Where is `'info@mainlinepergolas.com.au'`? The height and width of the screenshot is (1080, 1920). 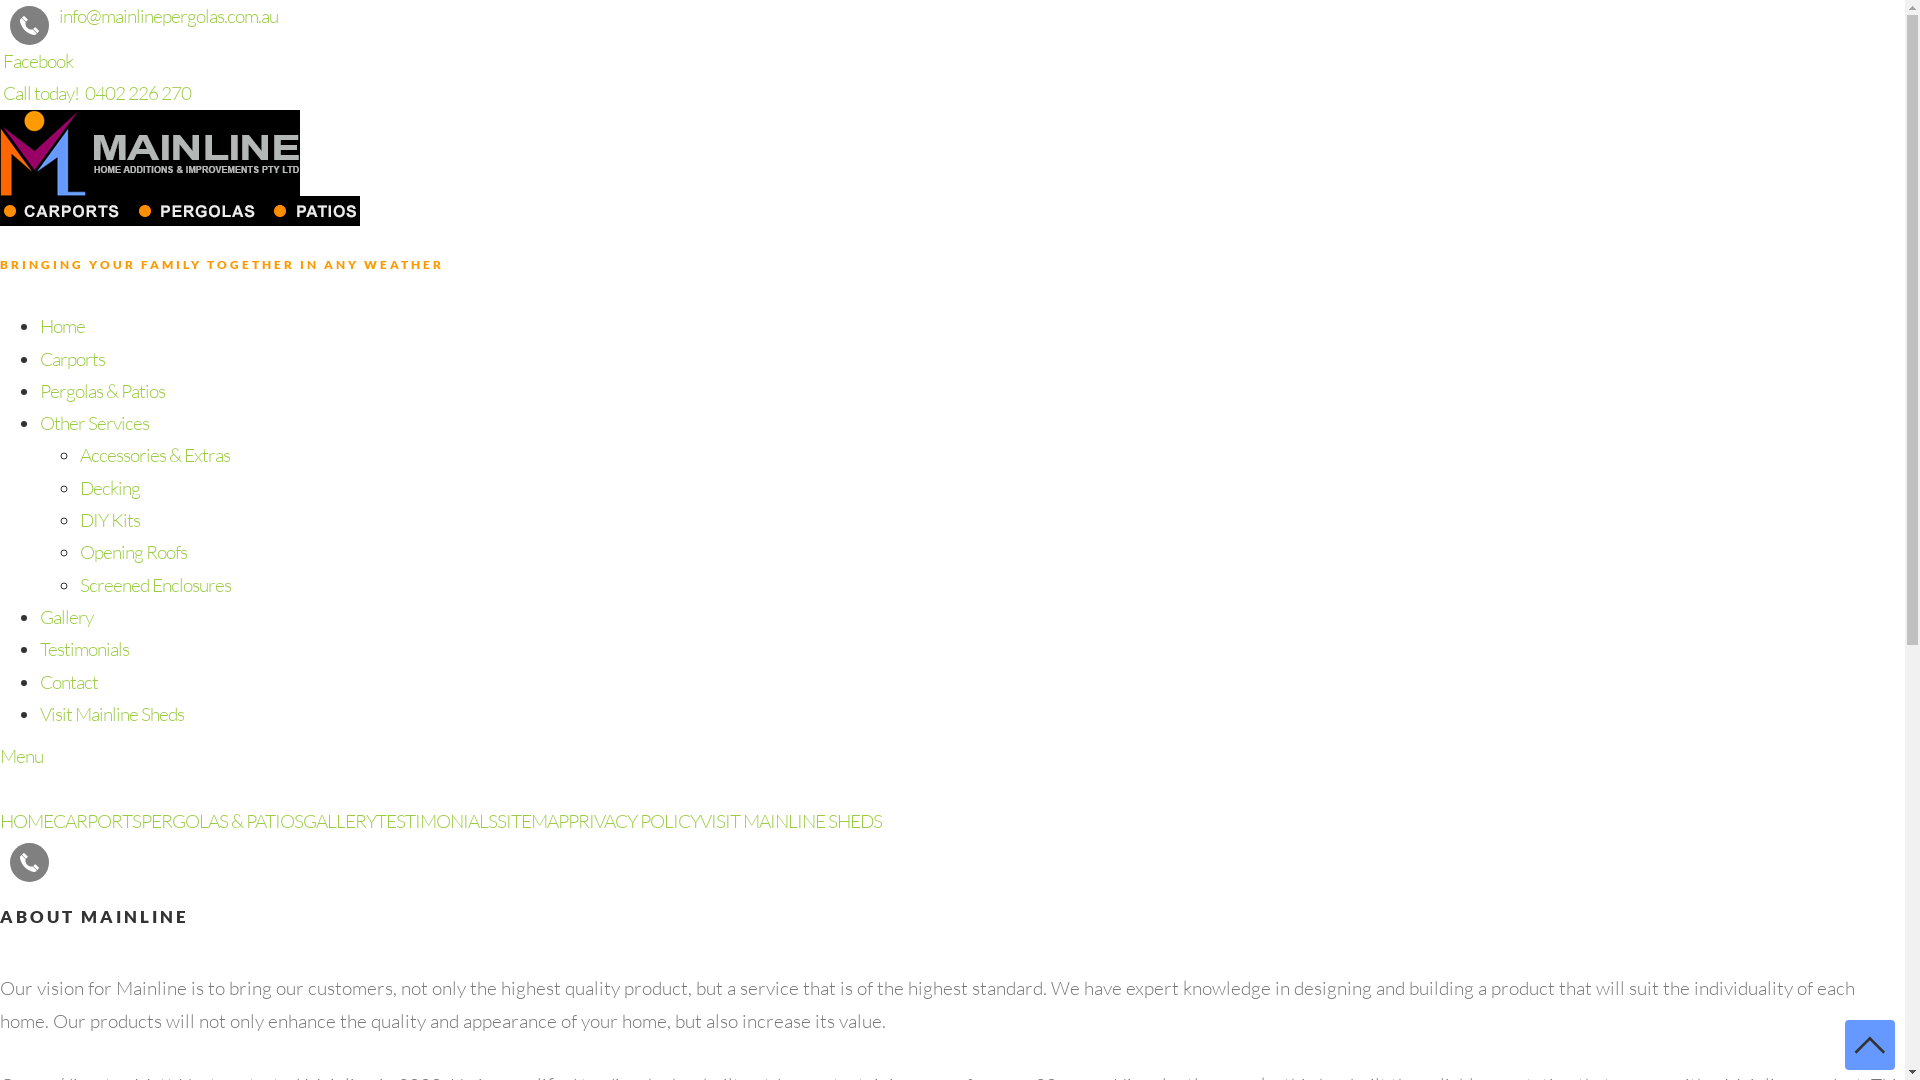 'info@mainlinepergolas.com.au' is located at coordinates (168, 15).